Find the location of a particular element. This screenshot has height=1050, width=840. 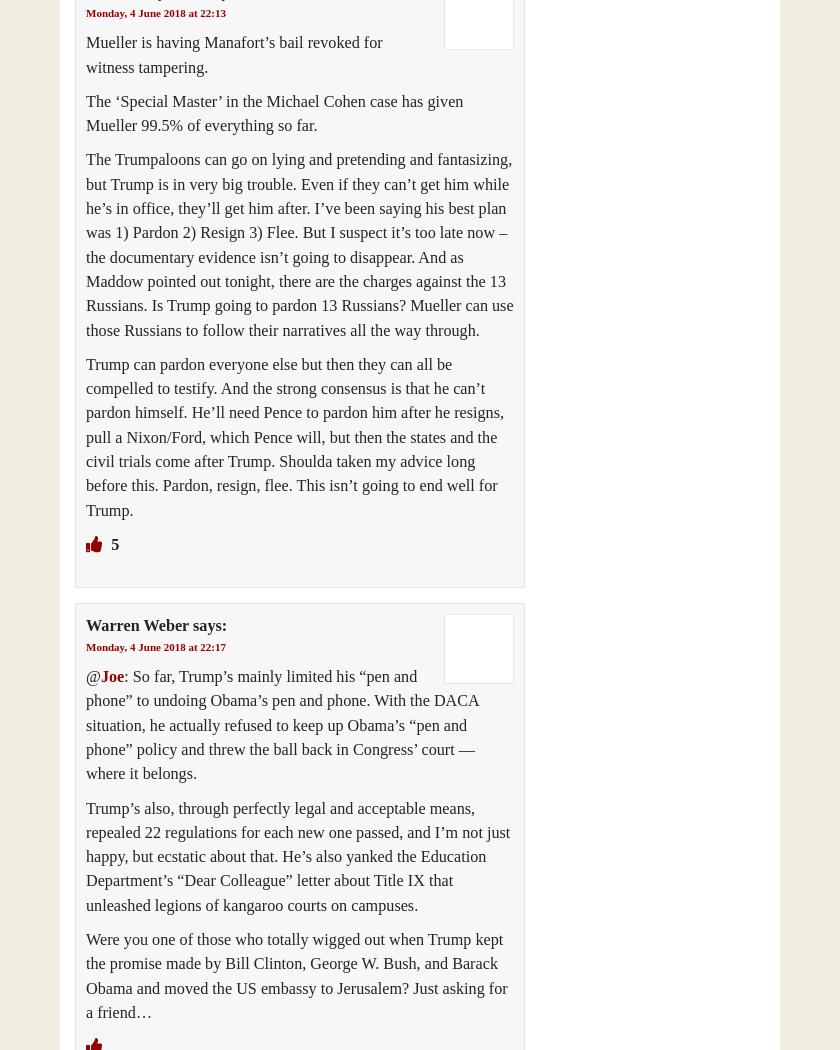

'The ‘Special Master’ in the Michael Cohen case has given Mueller 99.5% of everything so far.' is located at coordinates (86, 112).